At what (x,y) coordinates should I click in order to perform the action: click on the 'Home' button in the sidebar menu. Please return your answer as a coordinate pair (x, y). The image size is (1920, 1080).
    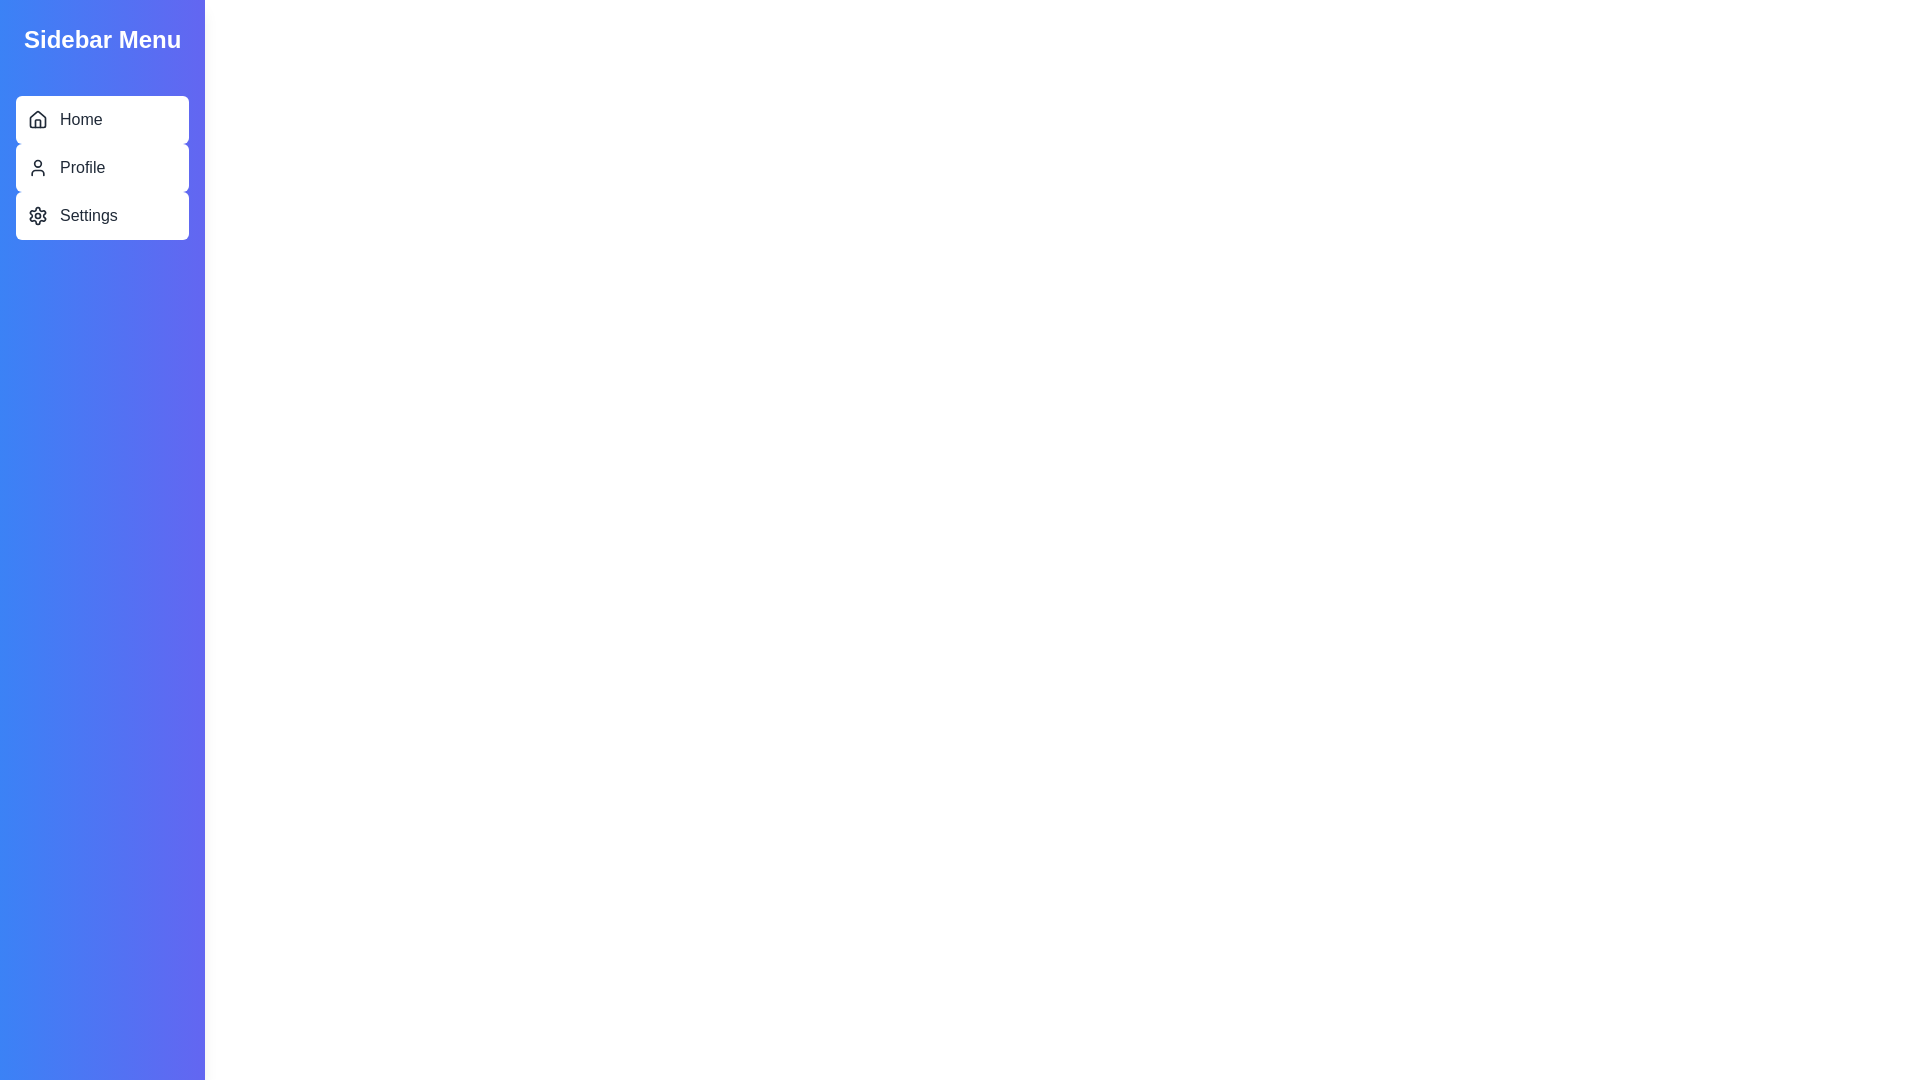
    Looking at the image, I should click on (101, 119).